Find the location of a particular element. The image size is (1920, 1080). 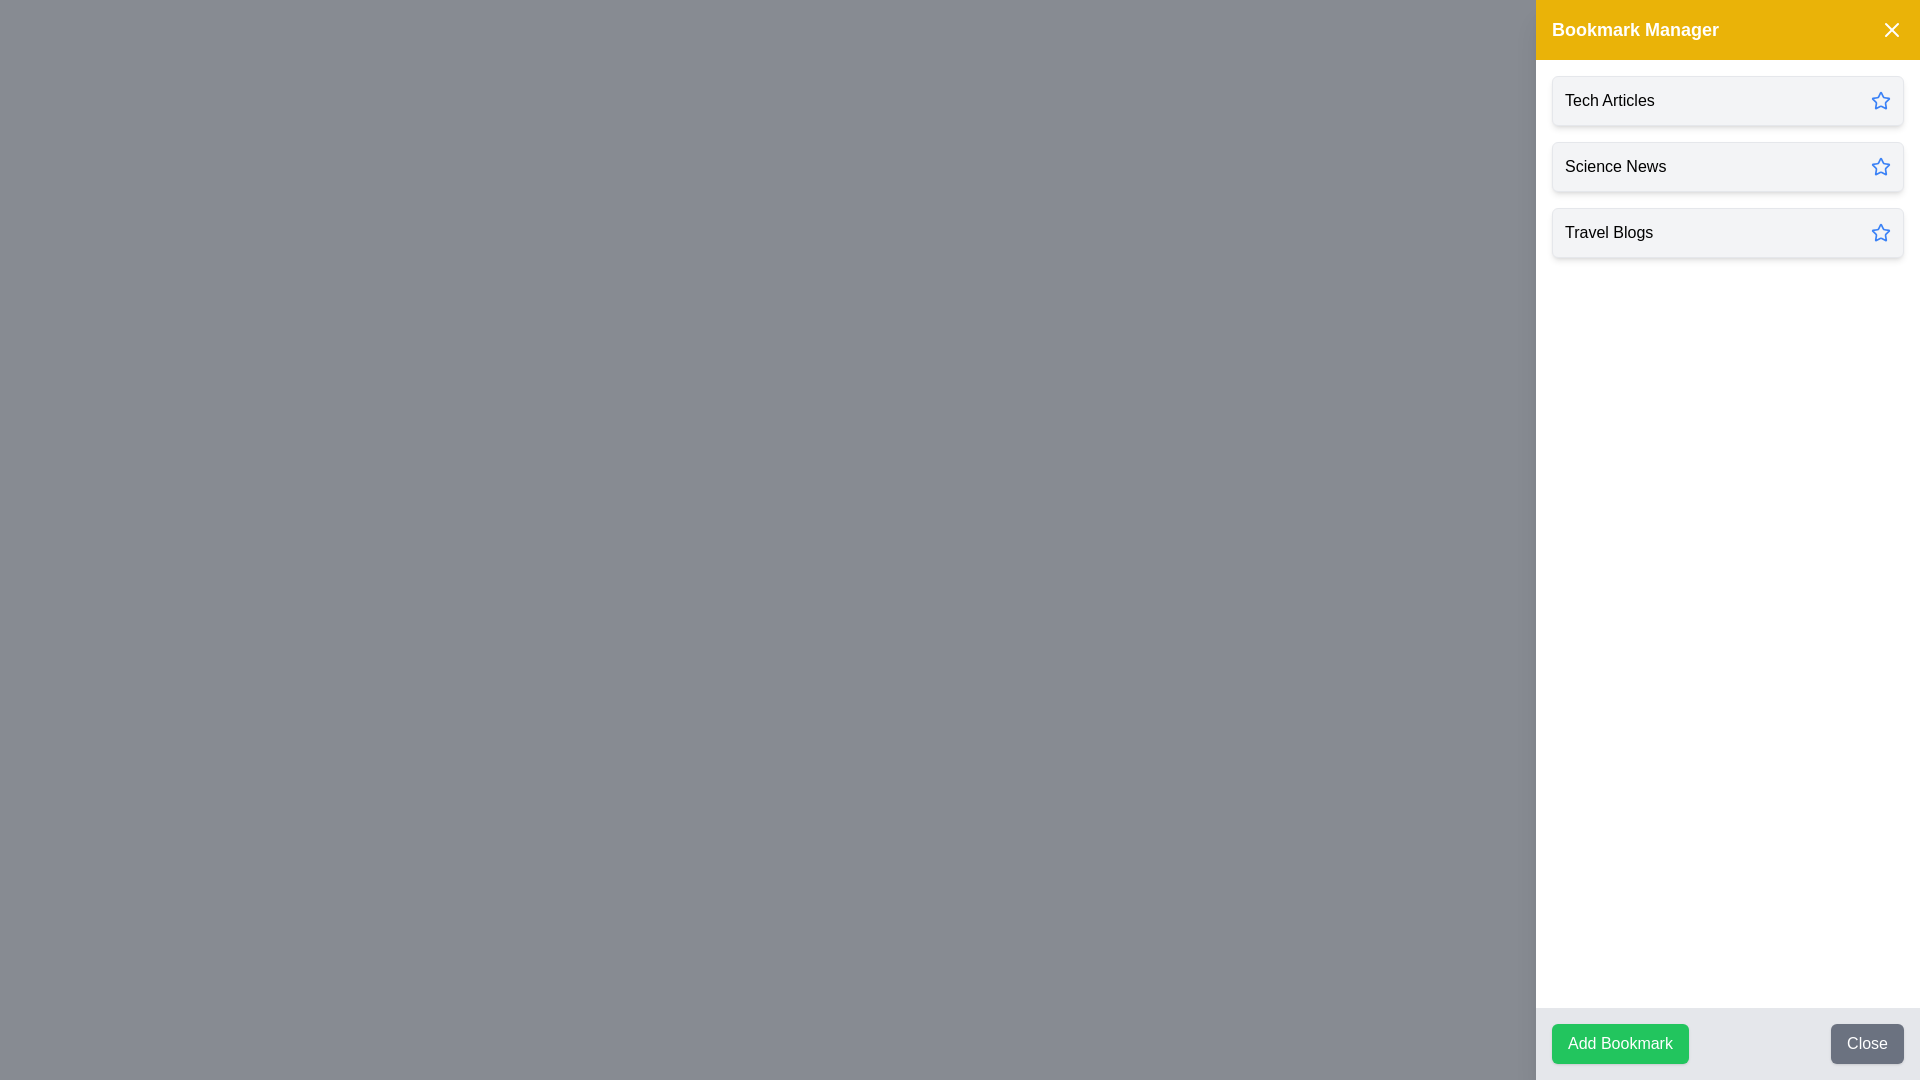

the star icon located to the right of the 'Science News' text in the 'Bookmark Manager' section is located at coordinates (1880, 165).